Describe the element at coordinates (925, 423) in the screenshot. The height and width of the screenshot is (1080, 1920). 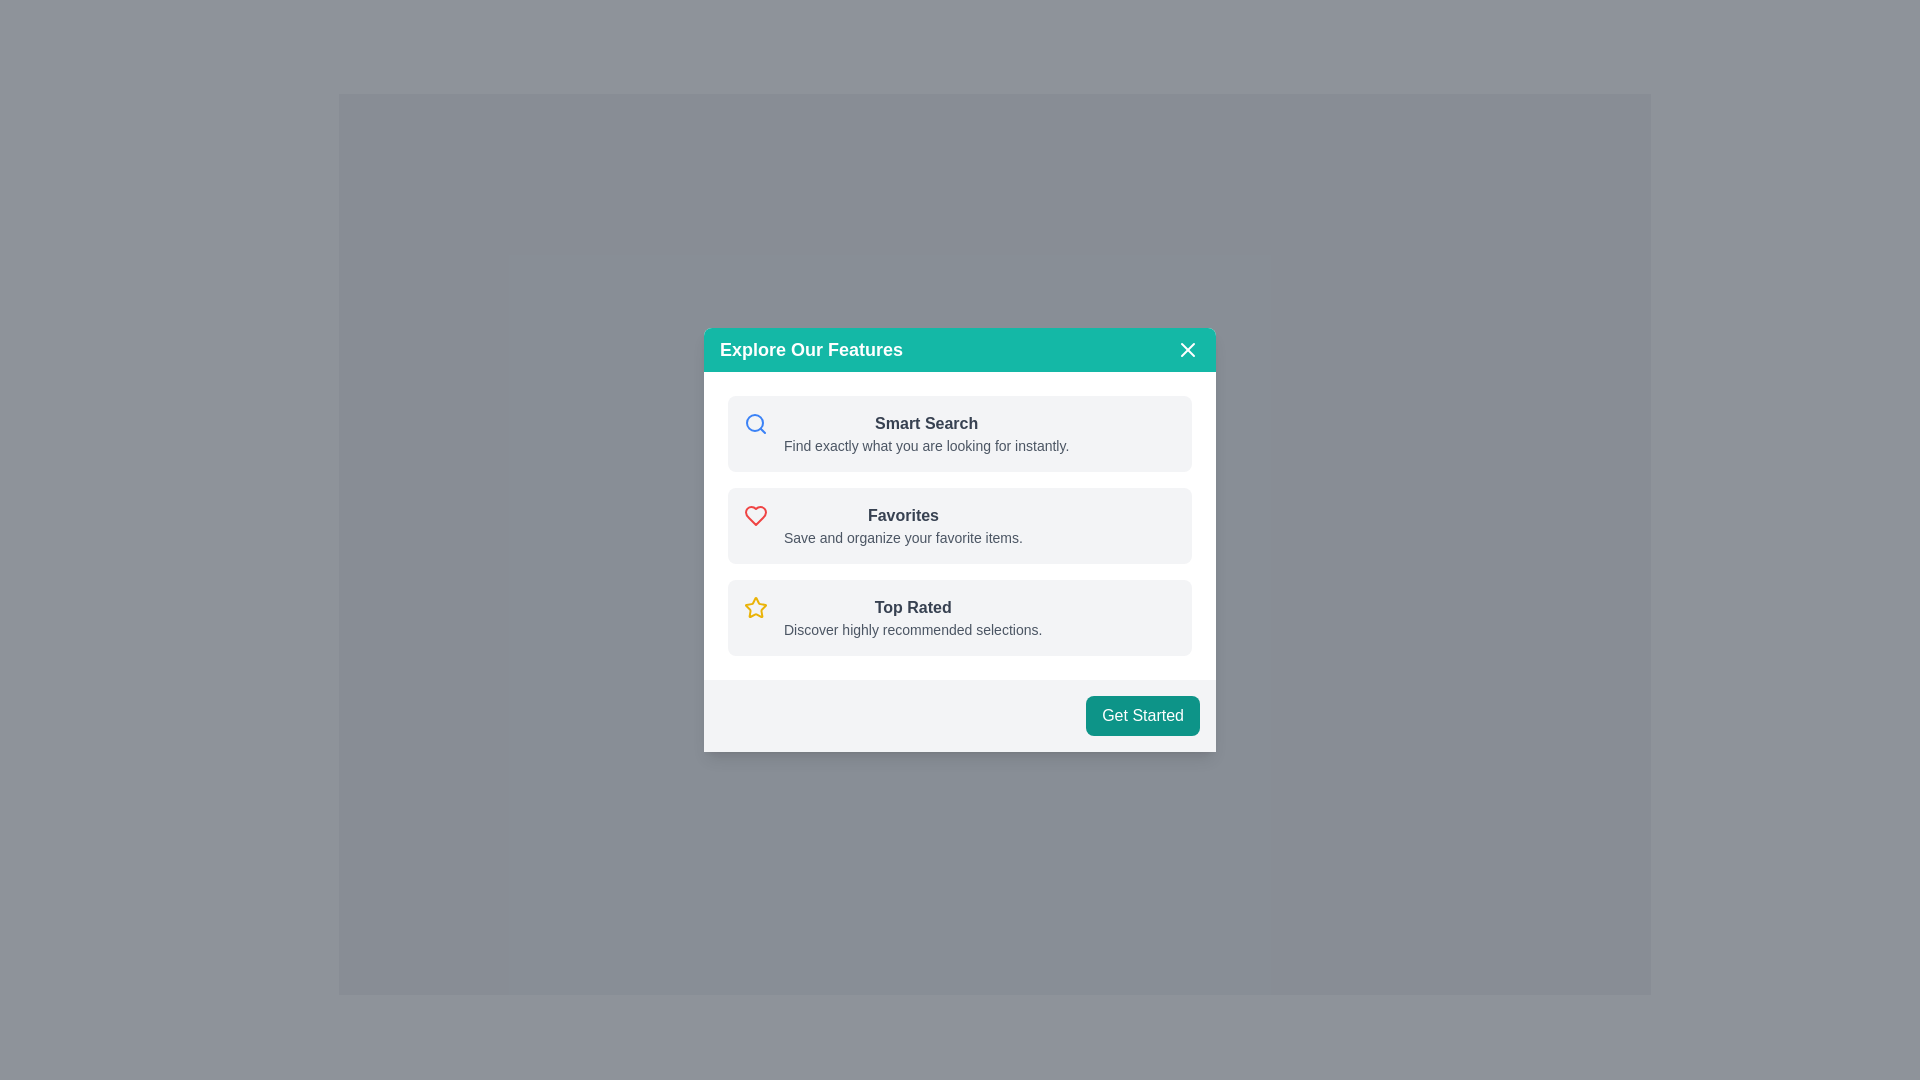
I see `heading text 'Smart Search' located in the top-left quadrant of the modal window titled 'Explore Our Features'` at that location.